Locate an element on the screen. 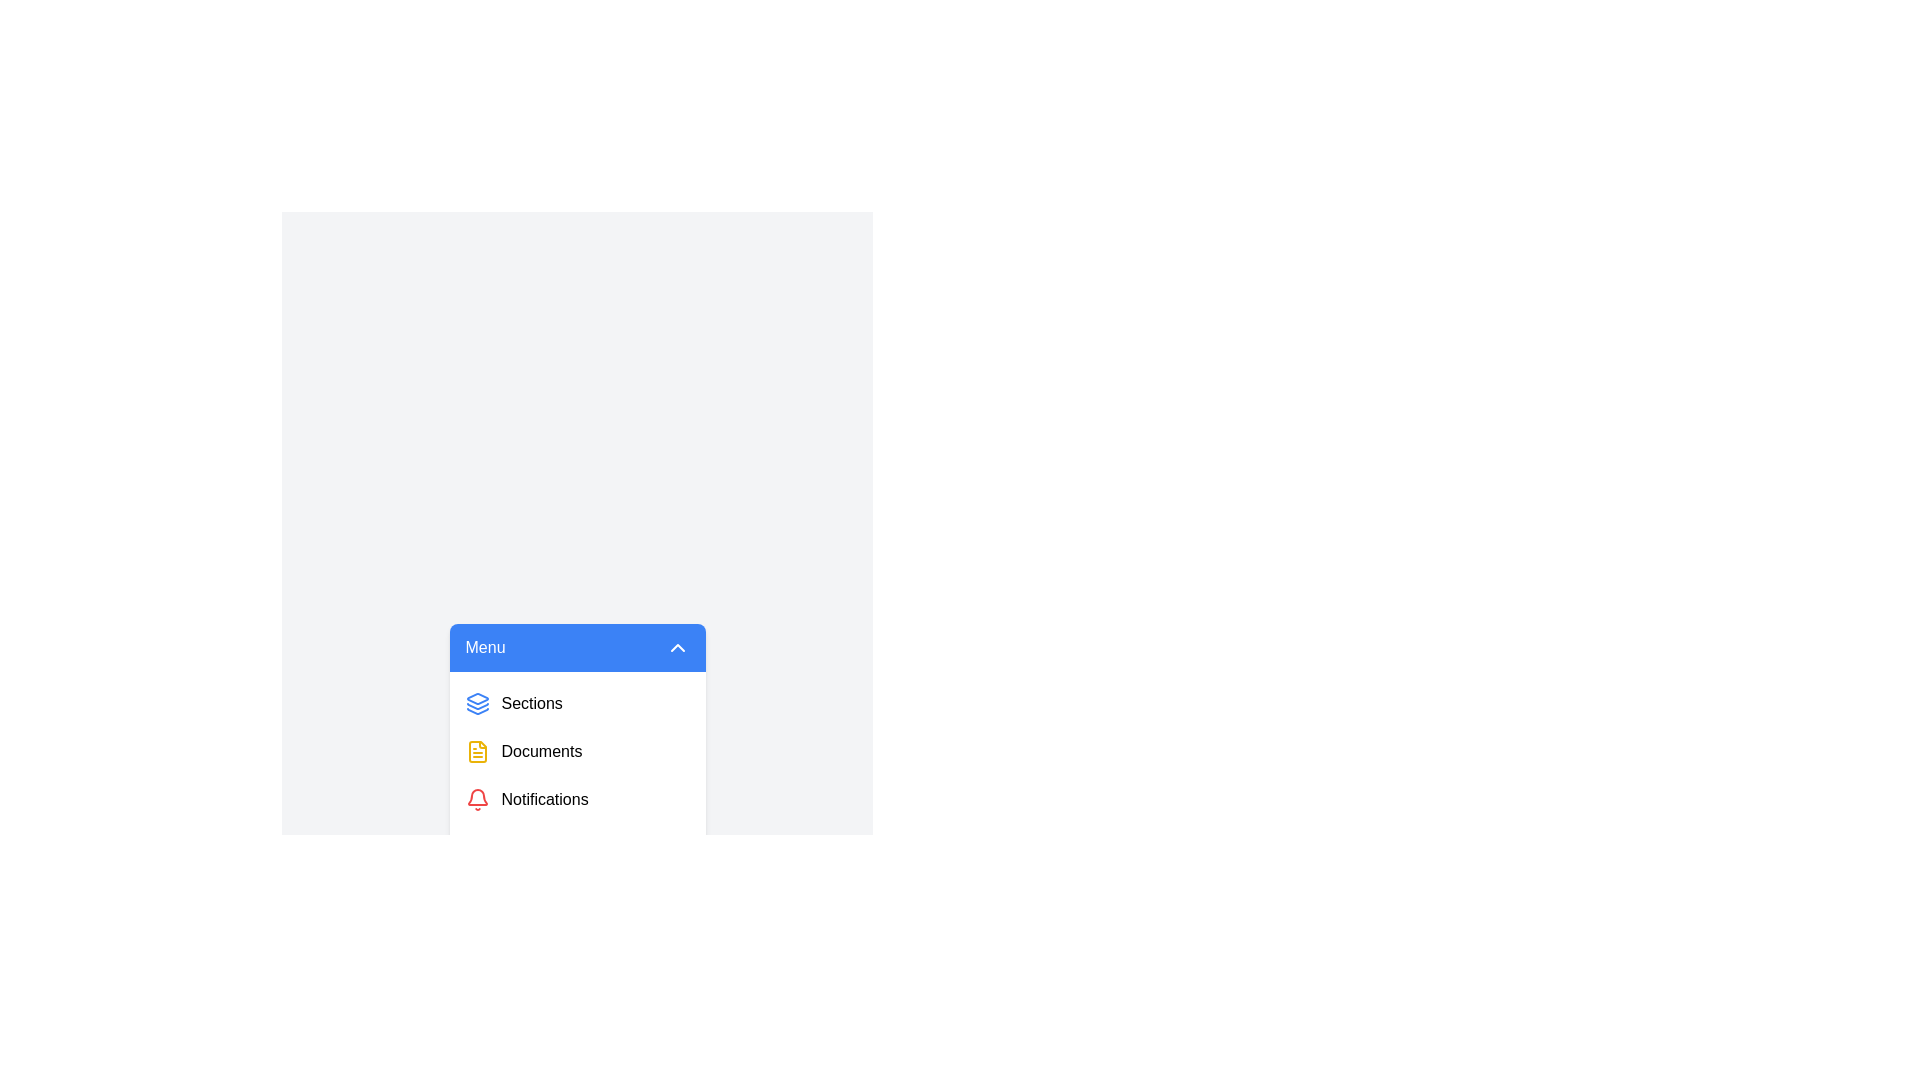 This screenshot has height=1080, width=1920. the menu bar to toggle the menu visibility is located at coordinates (576, 648).